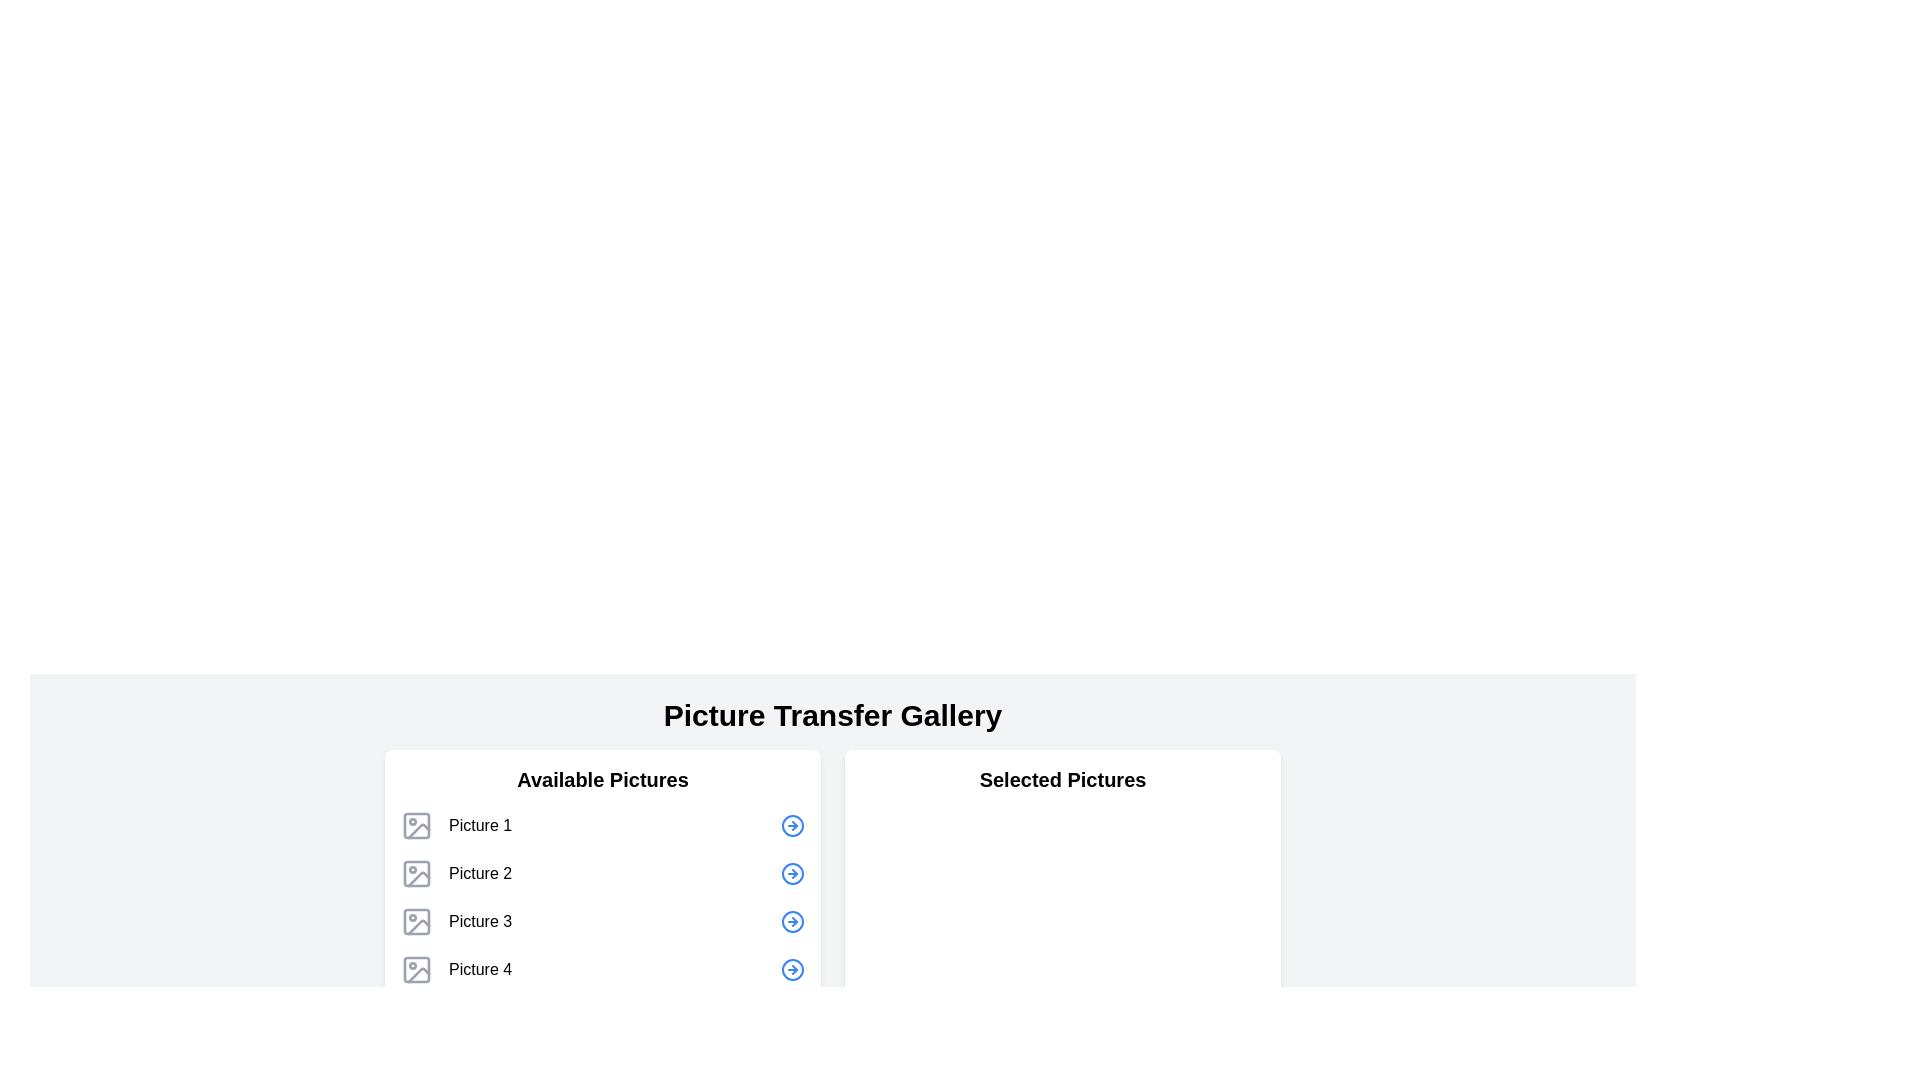  What do you see at coordinates (480, 873) in the screenshot?
I see `the static label denoting the name of the second picture in the list of available pictures in the left panel of the 'Picture Transfer Gallery' interface` at bounding box center [480, 873].